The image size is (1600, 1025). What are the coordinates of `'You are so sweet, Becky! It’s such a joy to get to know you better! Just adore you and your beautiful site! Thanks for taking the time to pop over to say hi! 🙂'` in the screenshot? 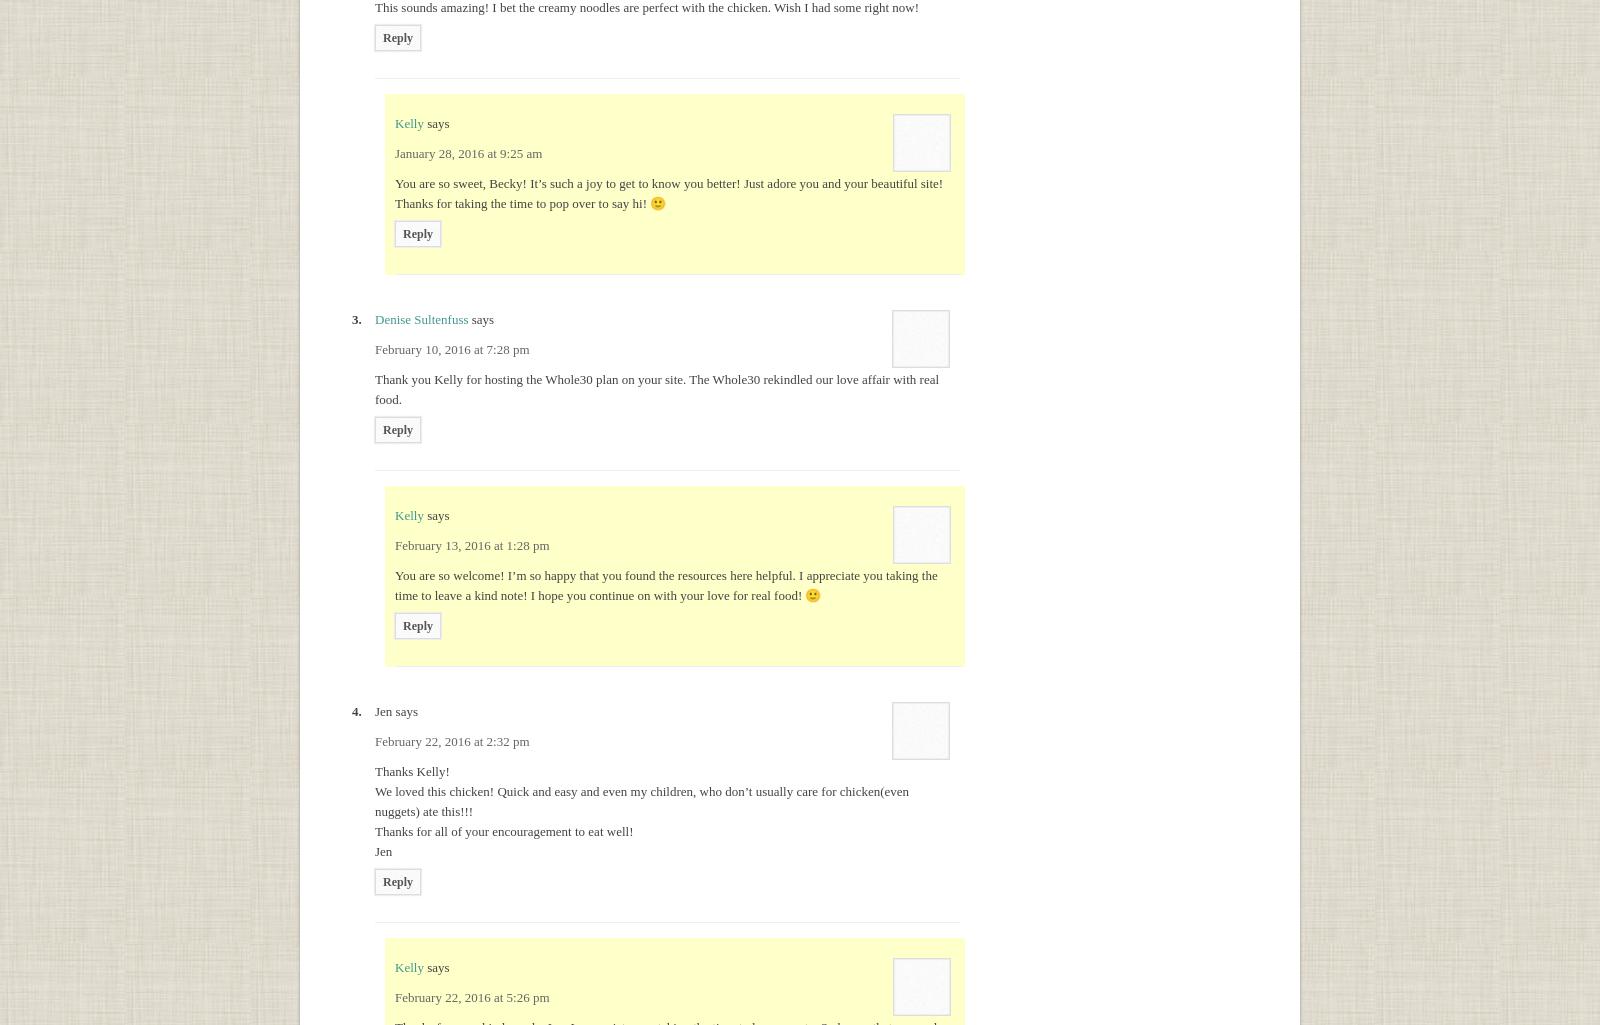 It's located at (668, 193).